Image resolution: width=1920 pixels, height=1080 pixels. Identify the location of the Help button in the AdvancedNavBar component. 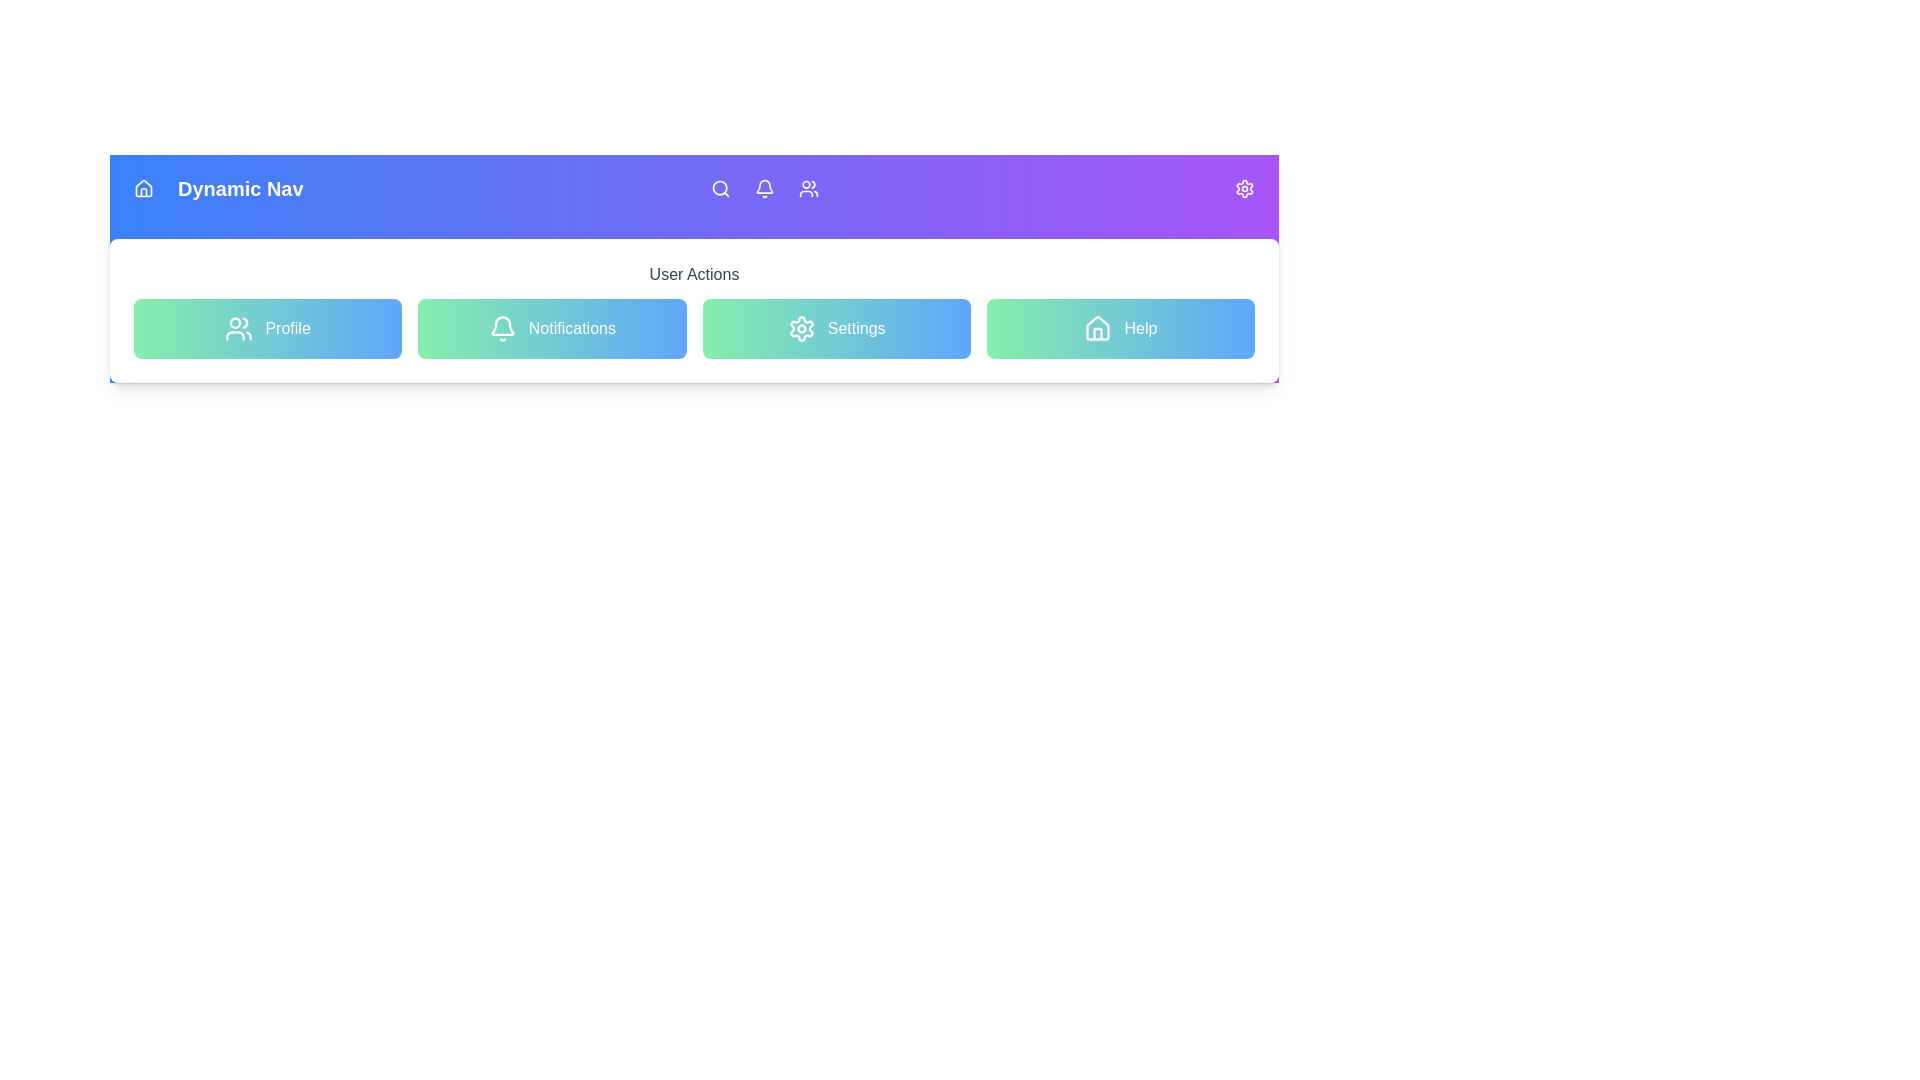
(1118, 327).